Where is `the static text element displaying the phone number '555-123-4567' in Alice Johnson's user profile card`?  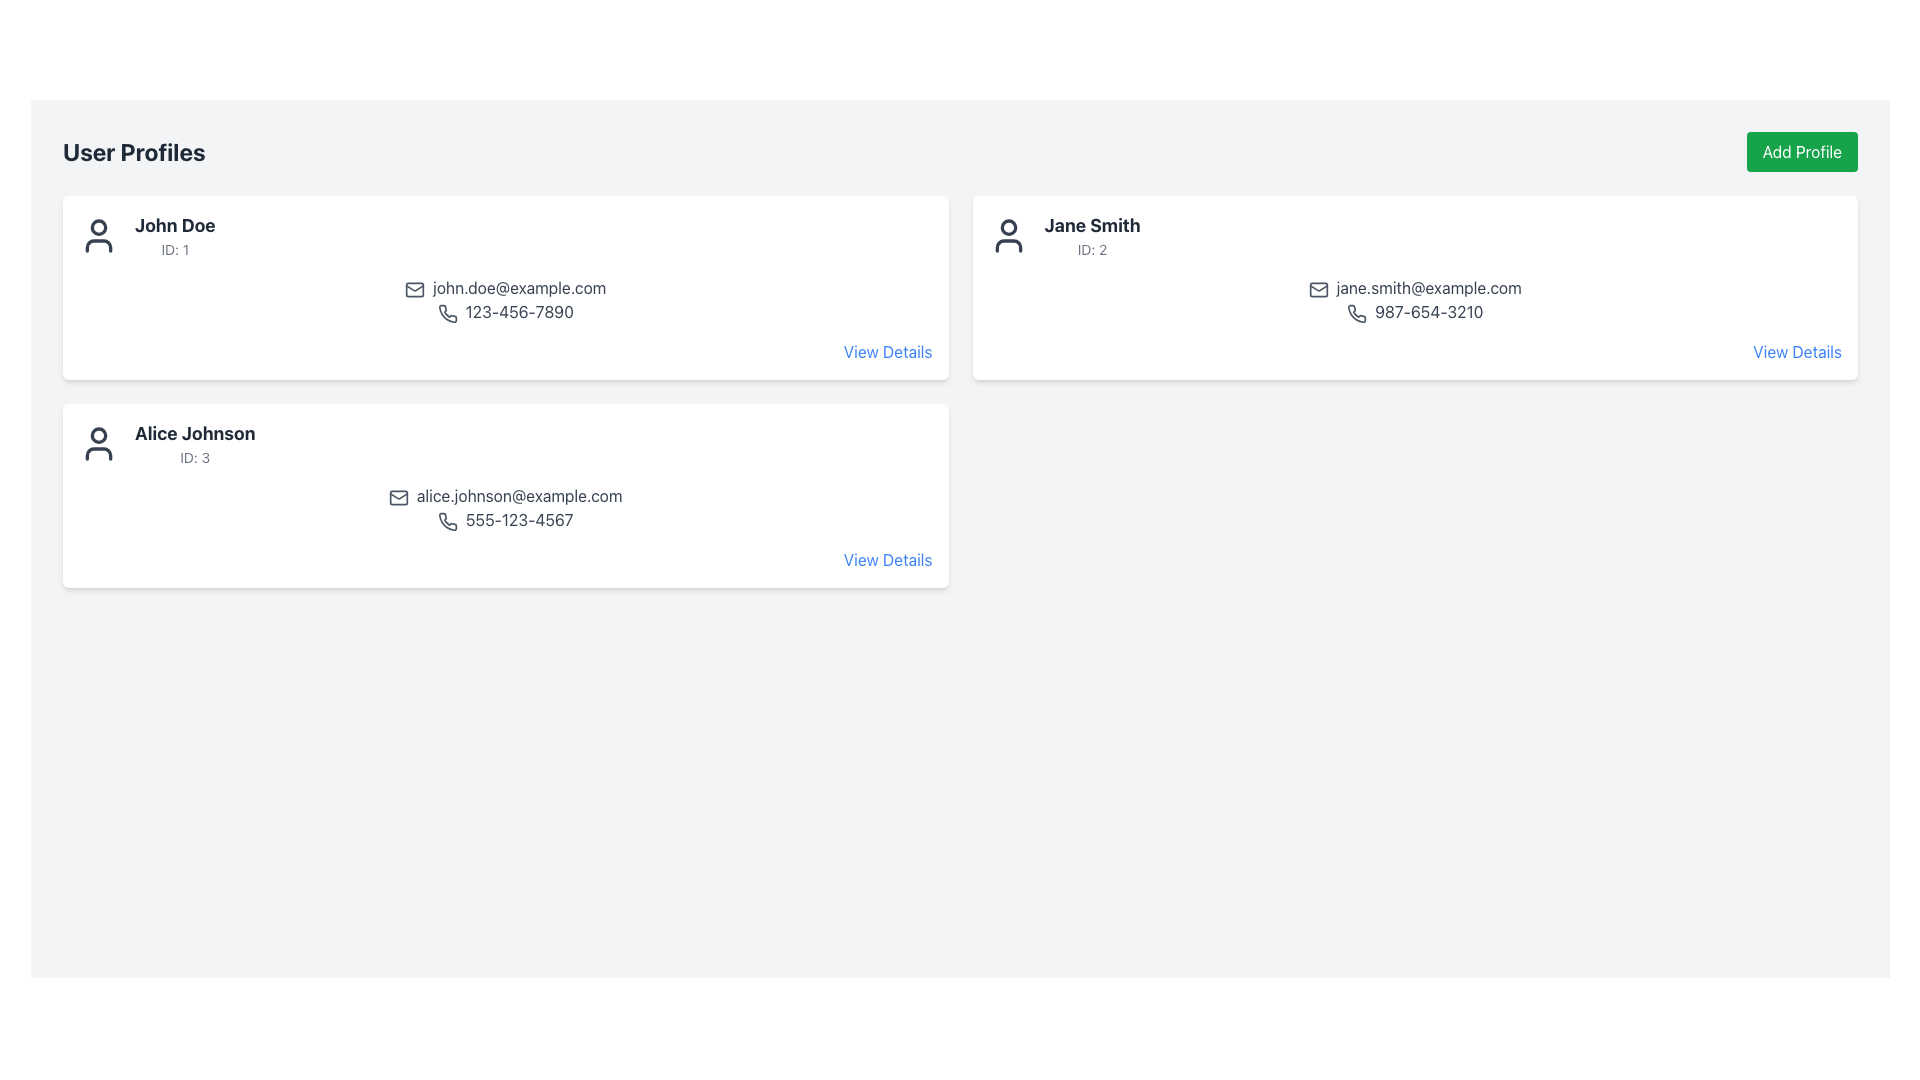
the static text element displaying the phone number '555-123-4567' in Alice Johnson's user profile card is located at coordinates (505, 519).